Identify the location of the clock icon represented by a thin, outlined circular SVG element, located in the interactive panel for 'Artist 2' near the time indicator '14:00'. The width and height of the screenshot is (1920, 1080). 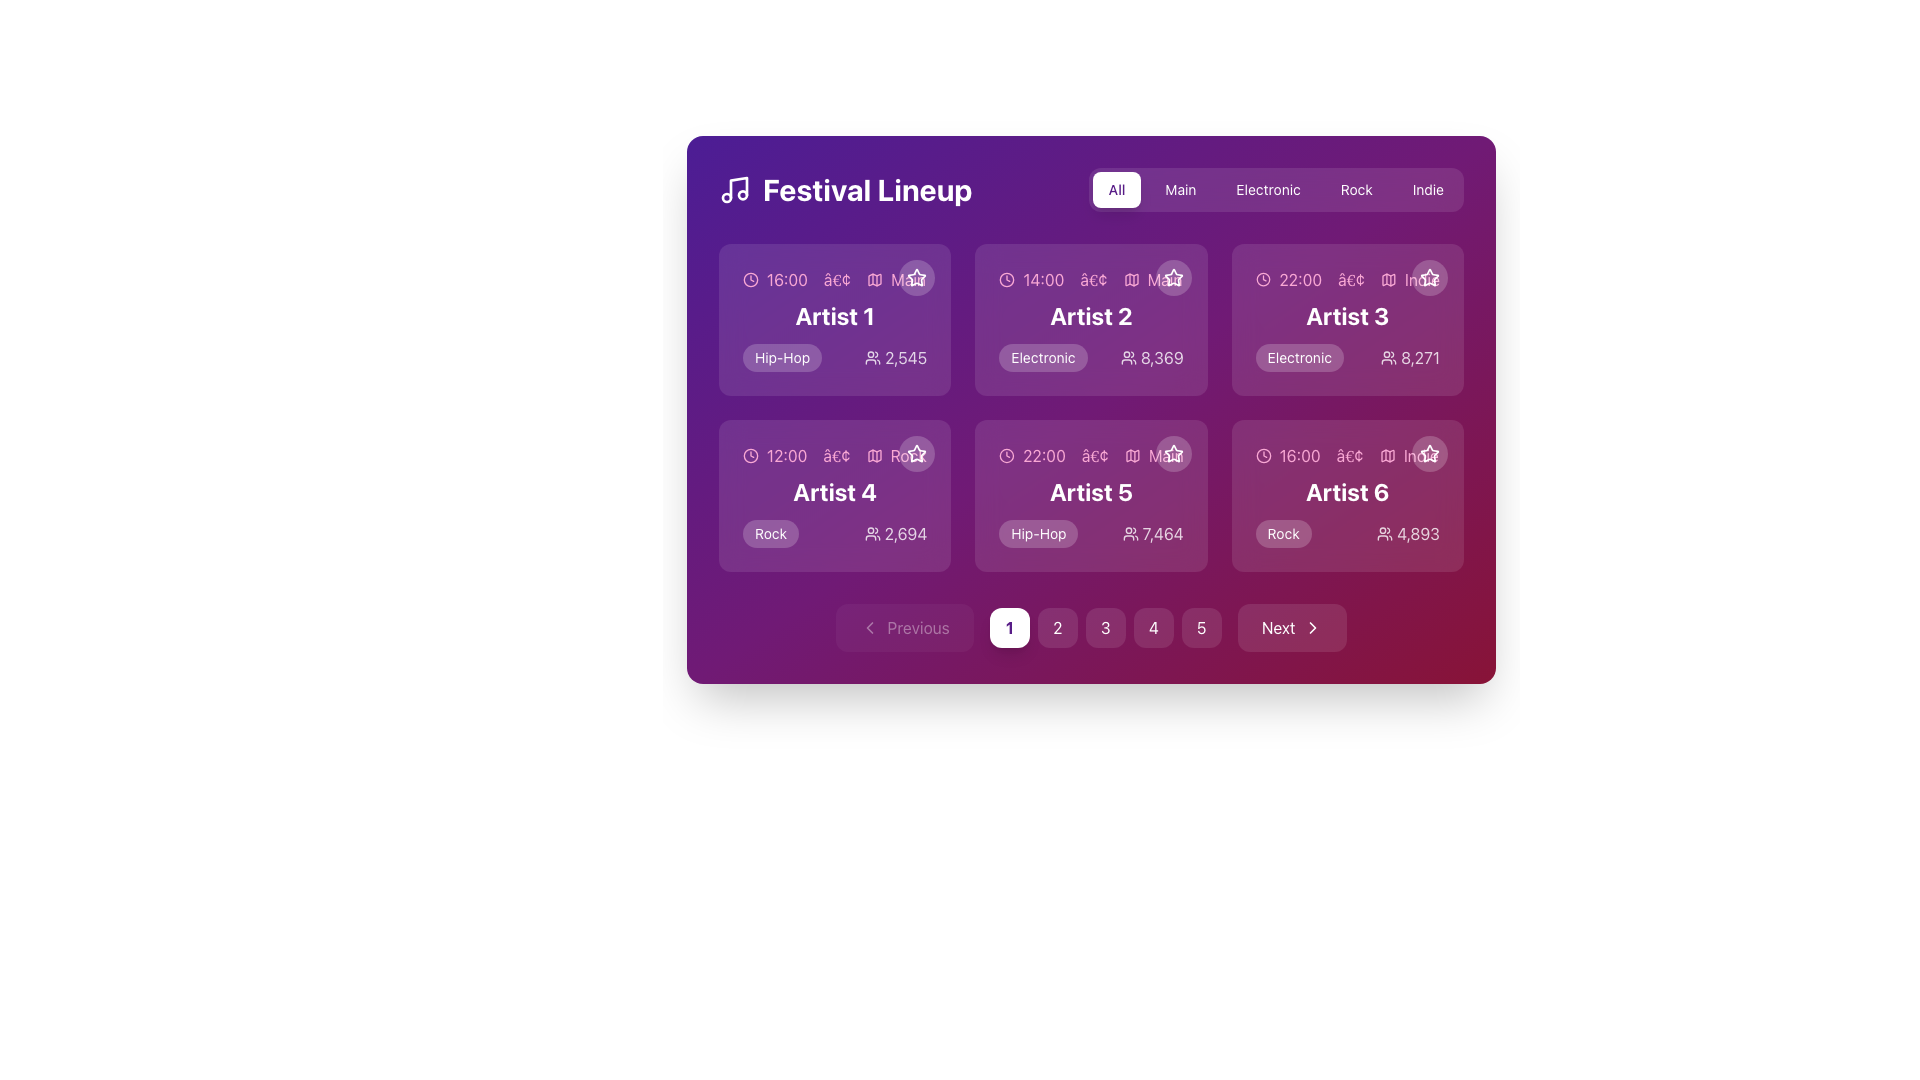
(1007, 280).